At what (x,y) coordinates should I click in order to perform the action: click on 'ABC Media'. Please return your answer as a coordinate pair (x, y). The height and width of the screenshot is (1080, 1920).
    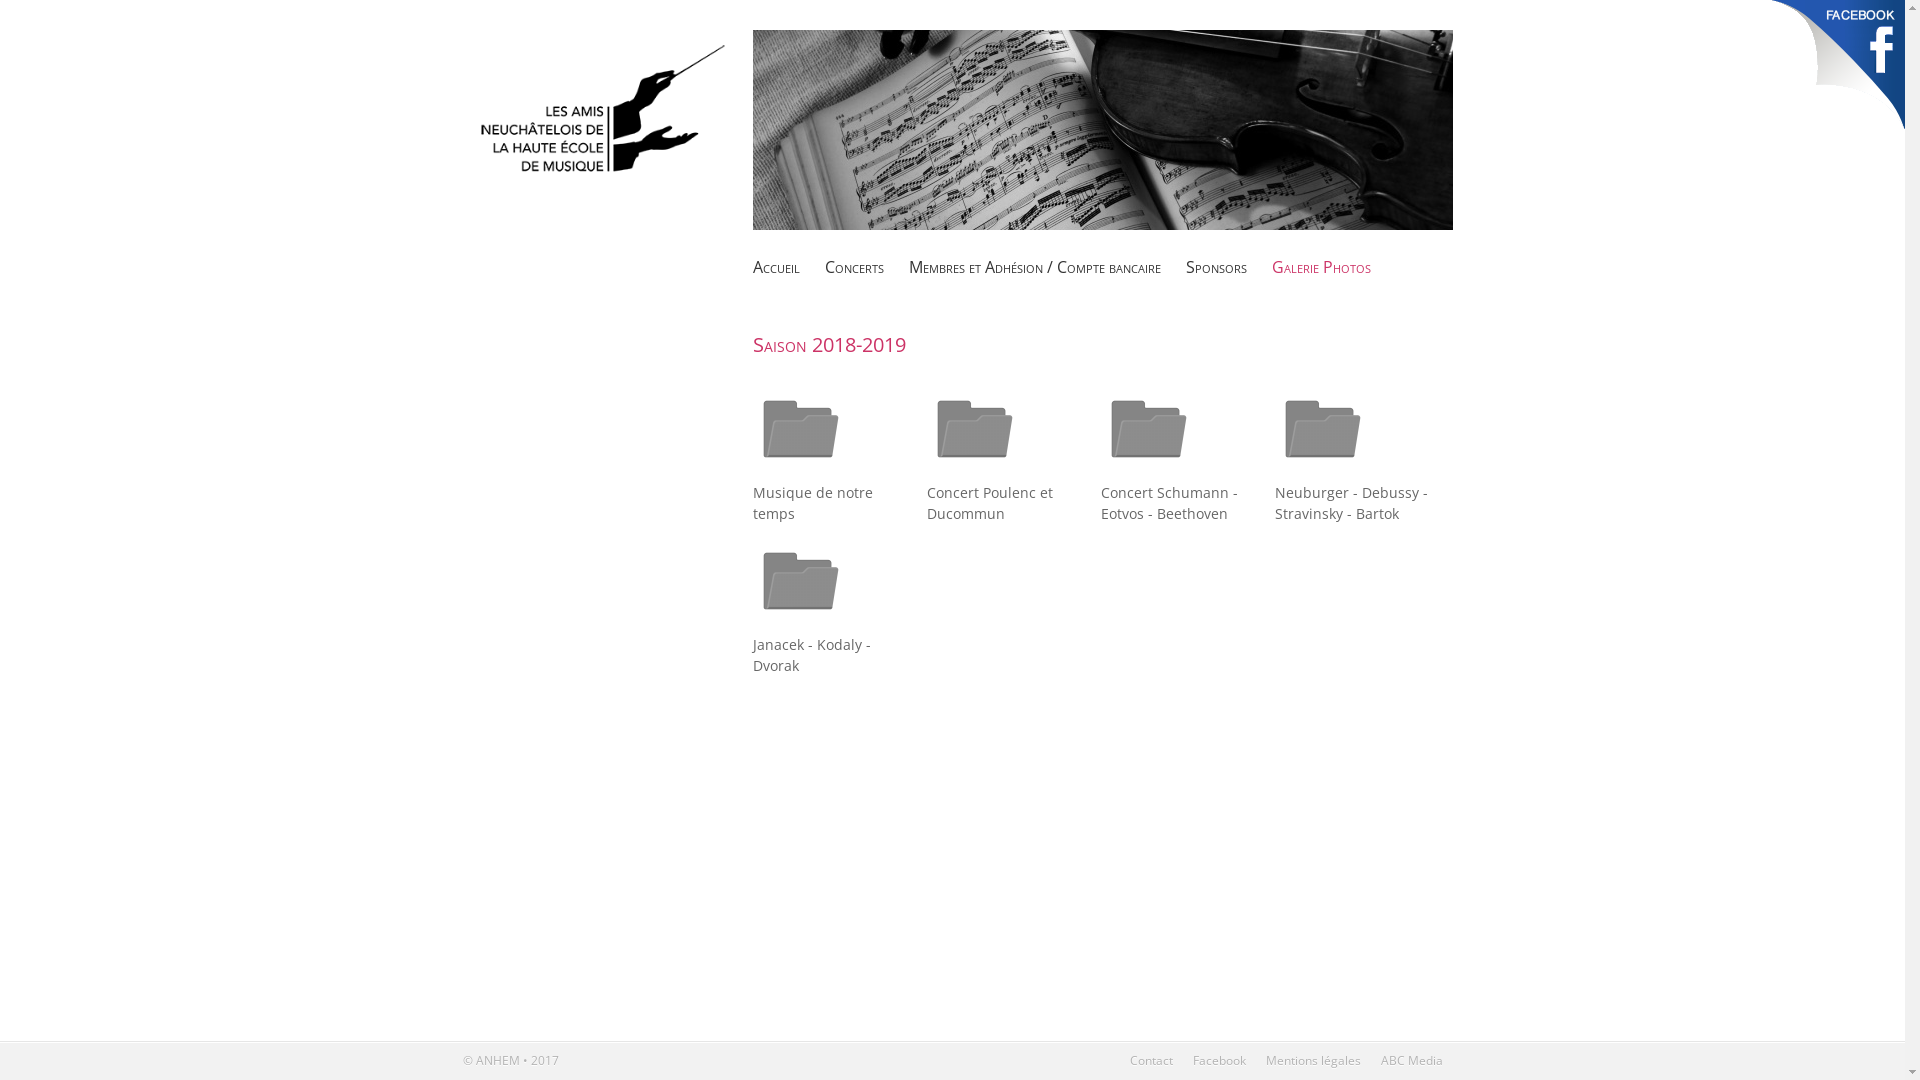
    Looking at the image, I should click on (1410, 1059).